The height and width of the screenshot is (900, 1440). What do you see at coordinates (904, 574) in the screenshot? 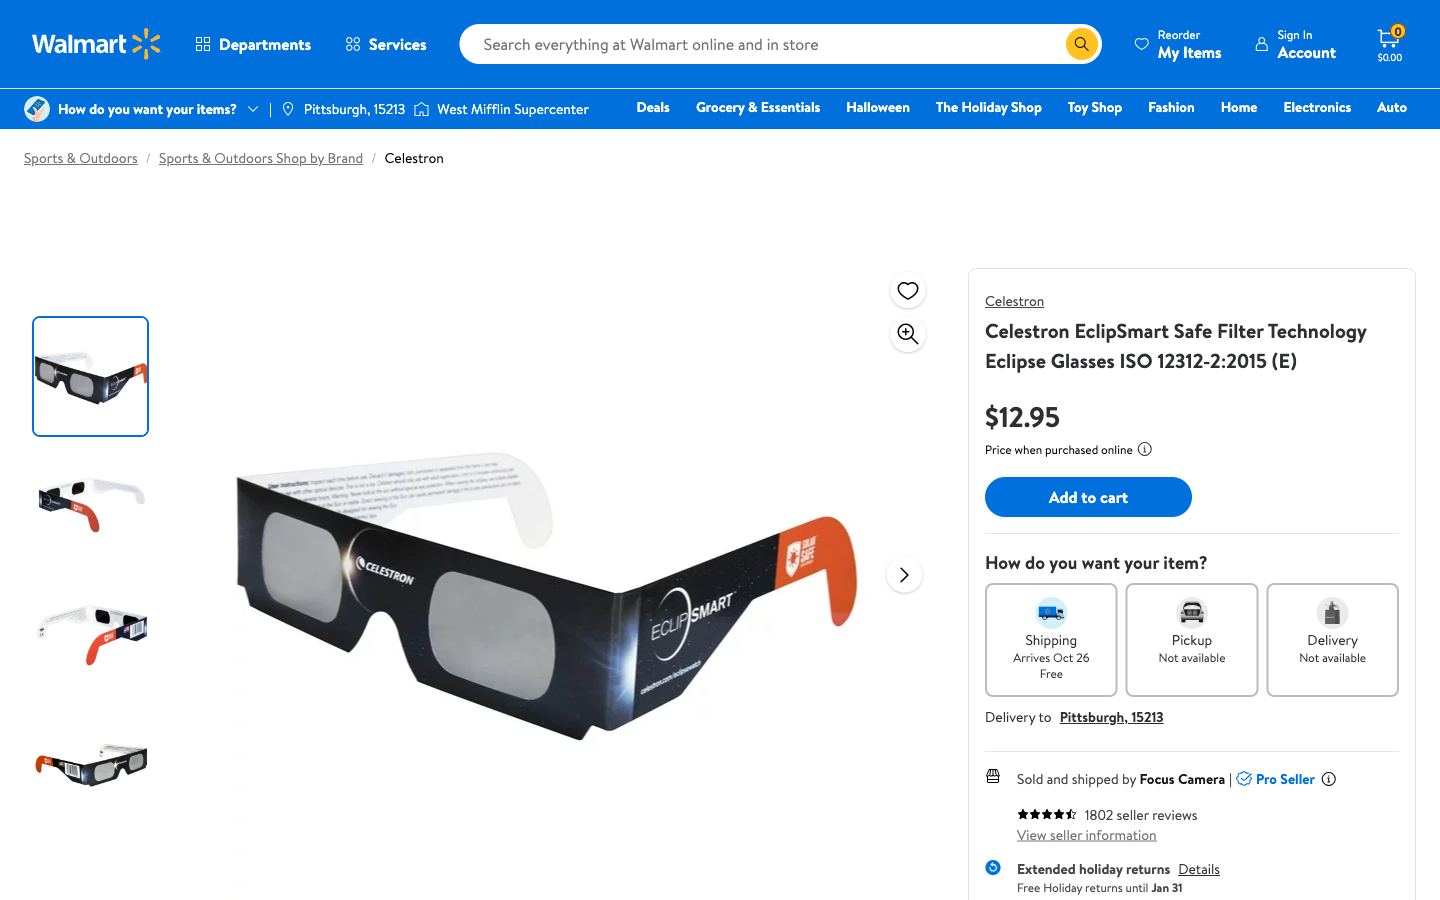
I see `Navigate through different product visuals` at bounding box center [904, 574].